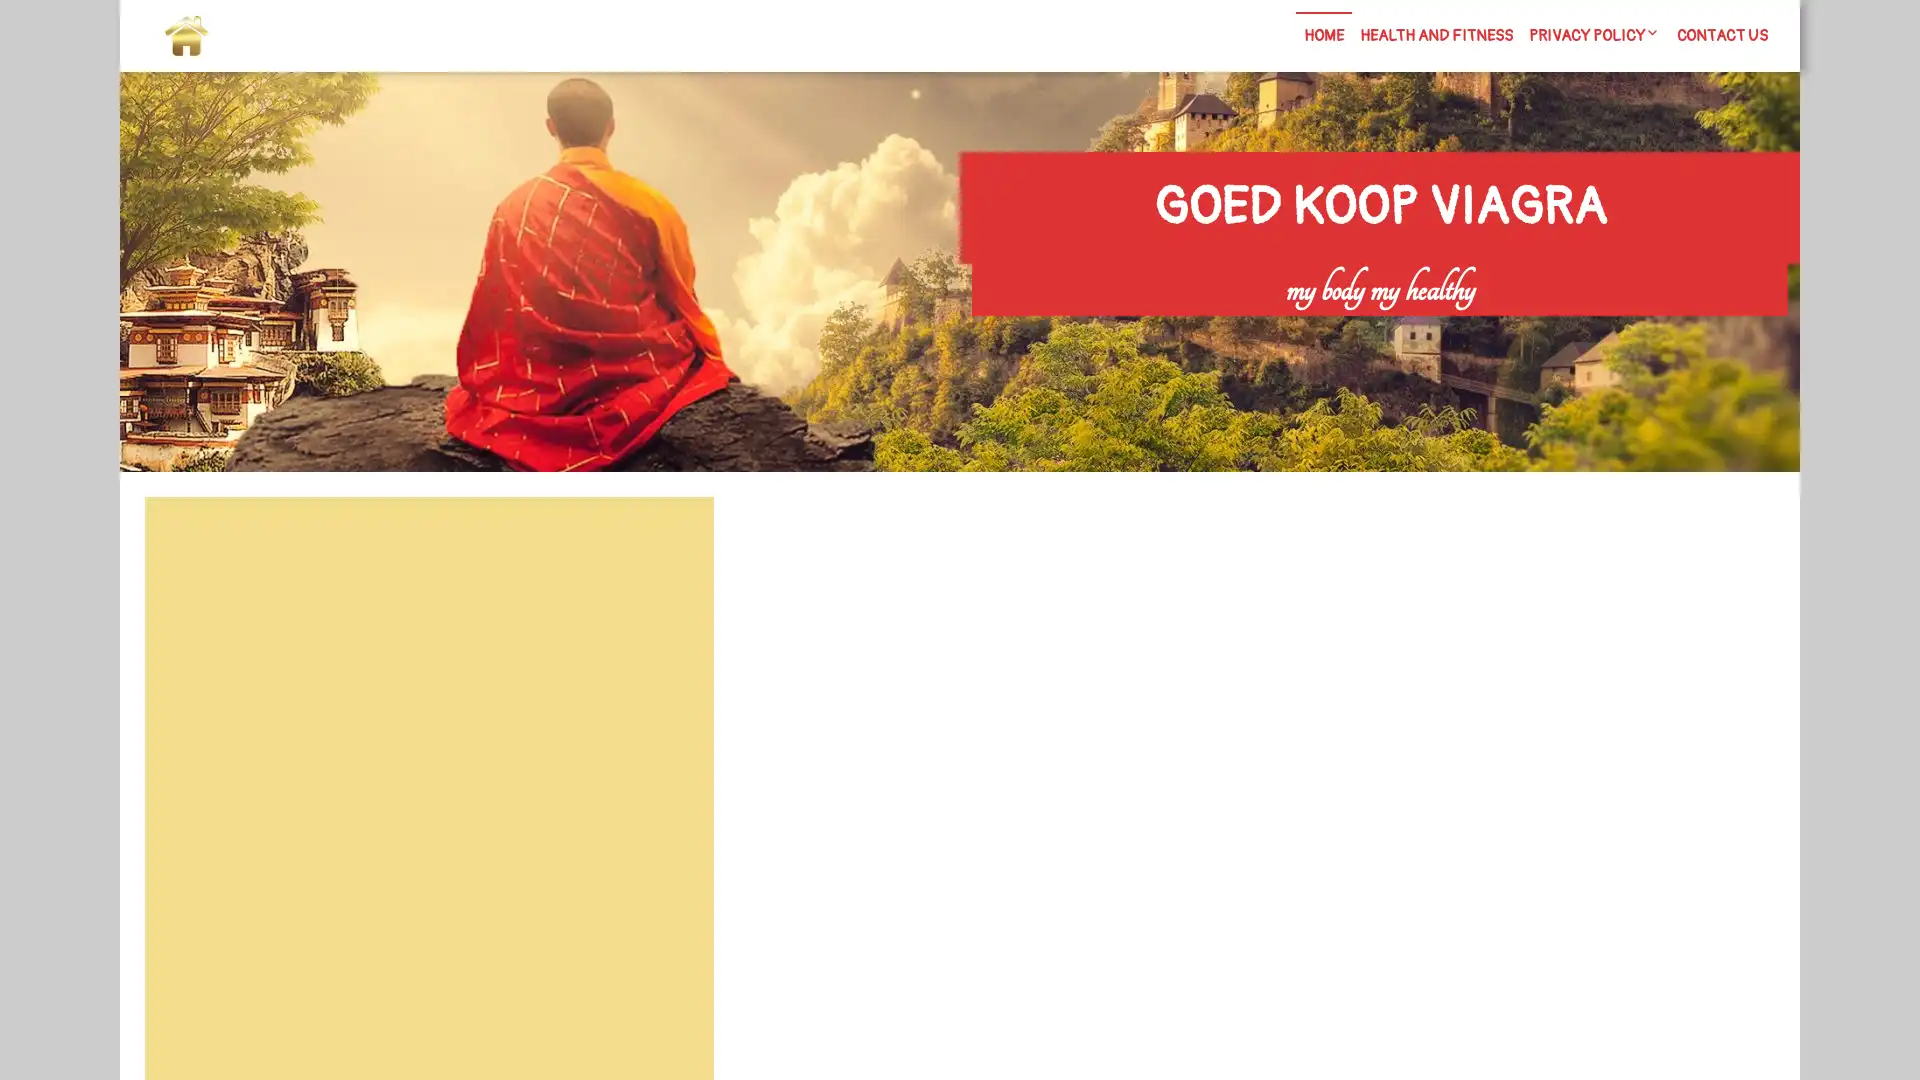 This screenshot has width=1920, height=1080. Describe the element at coordinates (667, 545) in the screenshot. I see `Search` at that location.